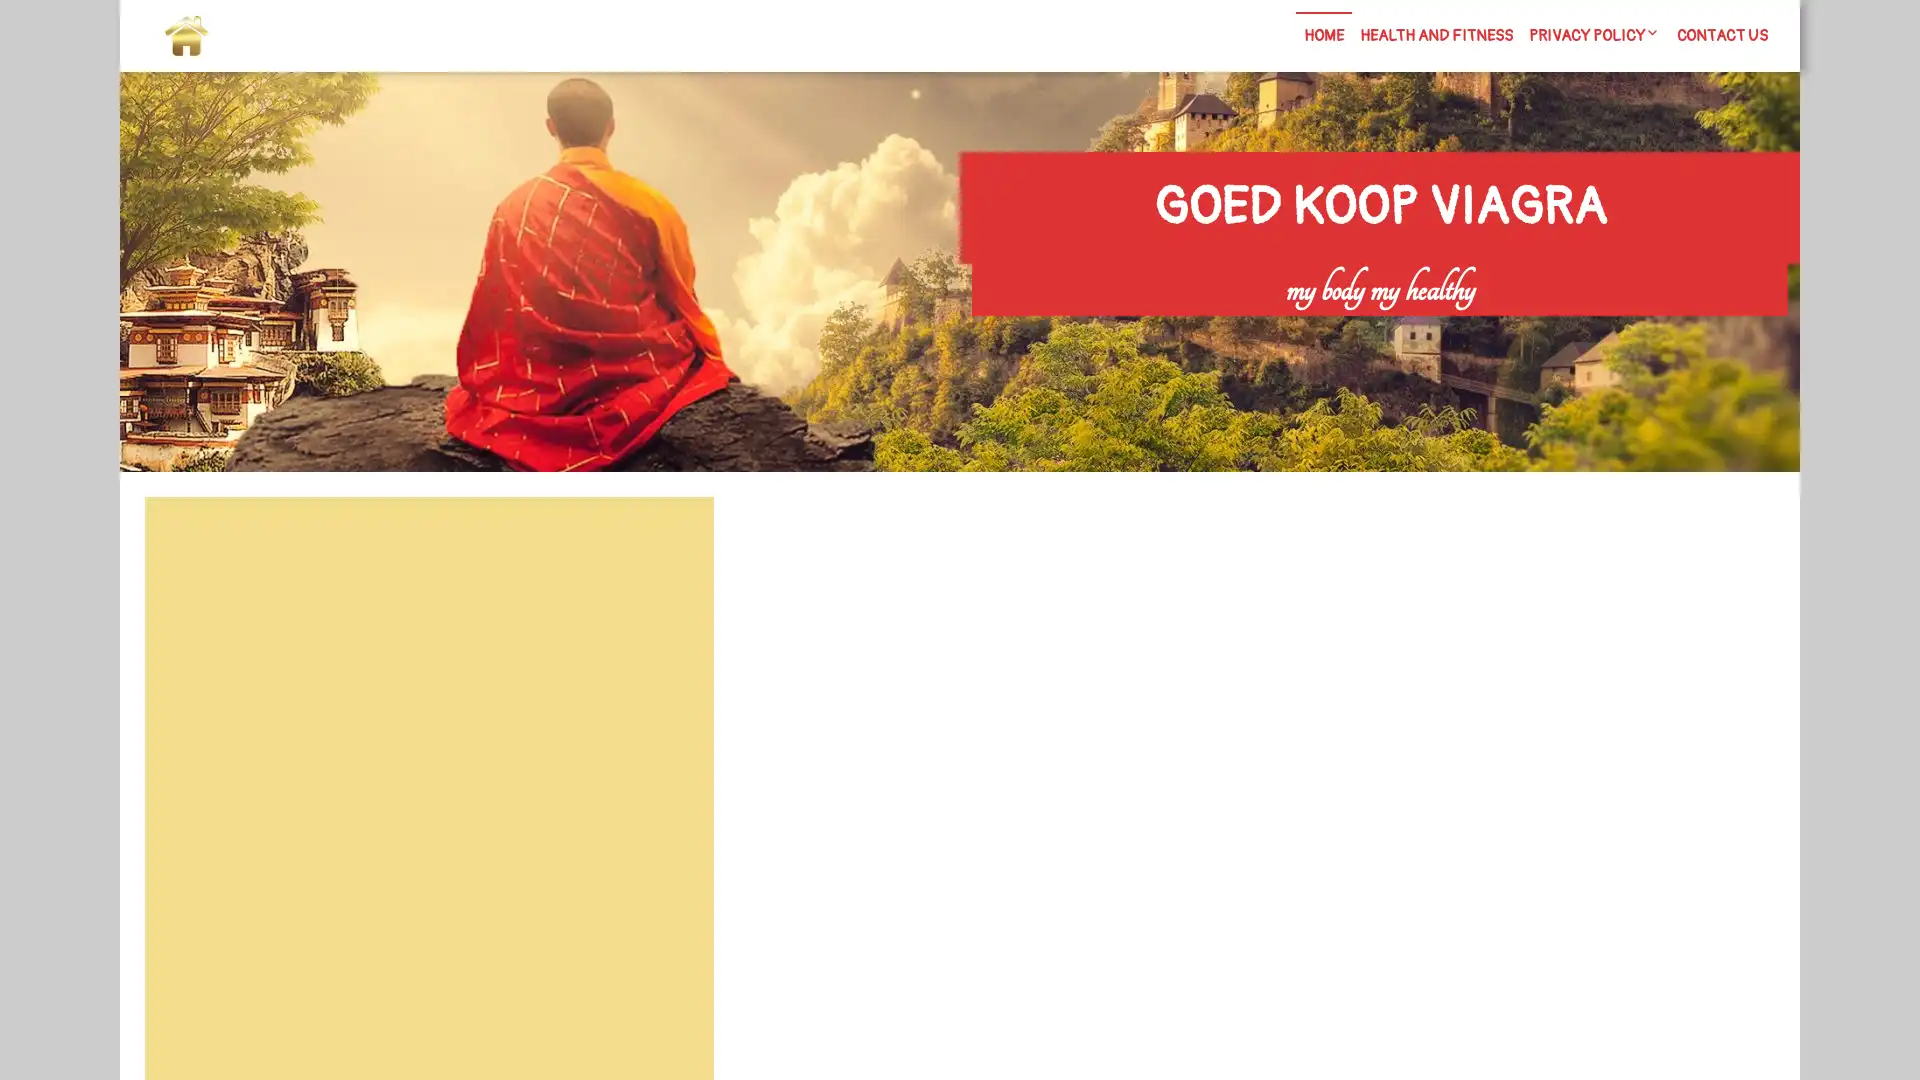 This screenshot has width=1920, height=1080. Describe the element at coordinates (667, 545) in the screenshot. I see `Search` at that location.